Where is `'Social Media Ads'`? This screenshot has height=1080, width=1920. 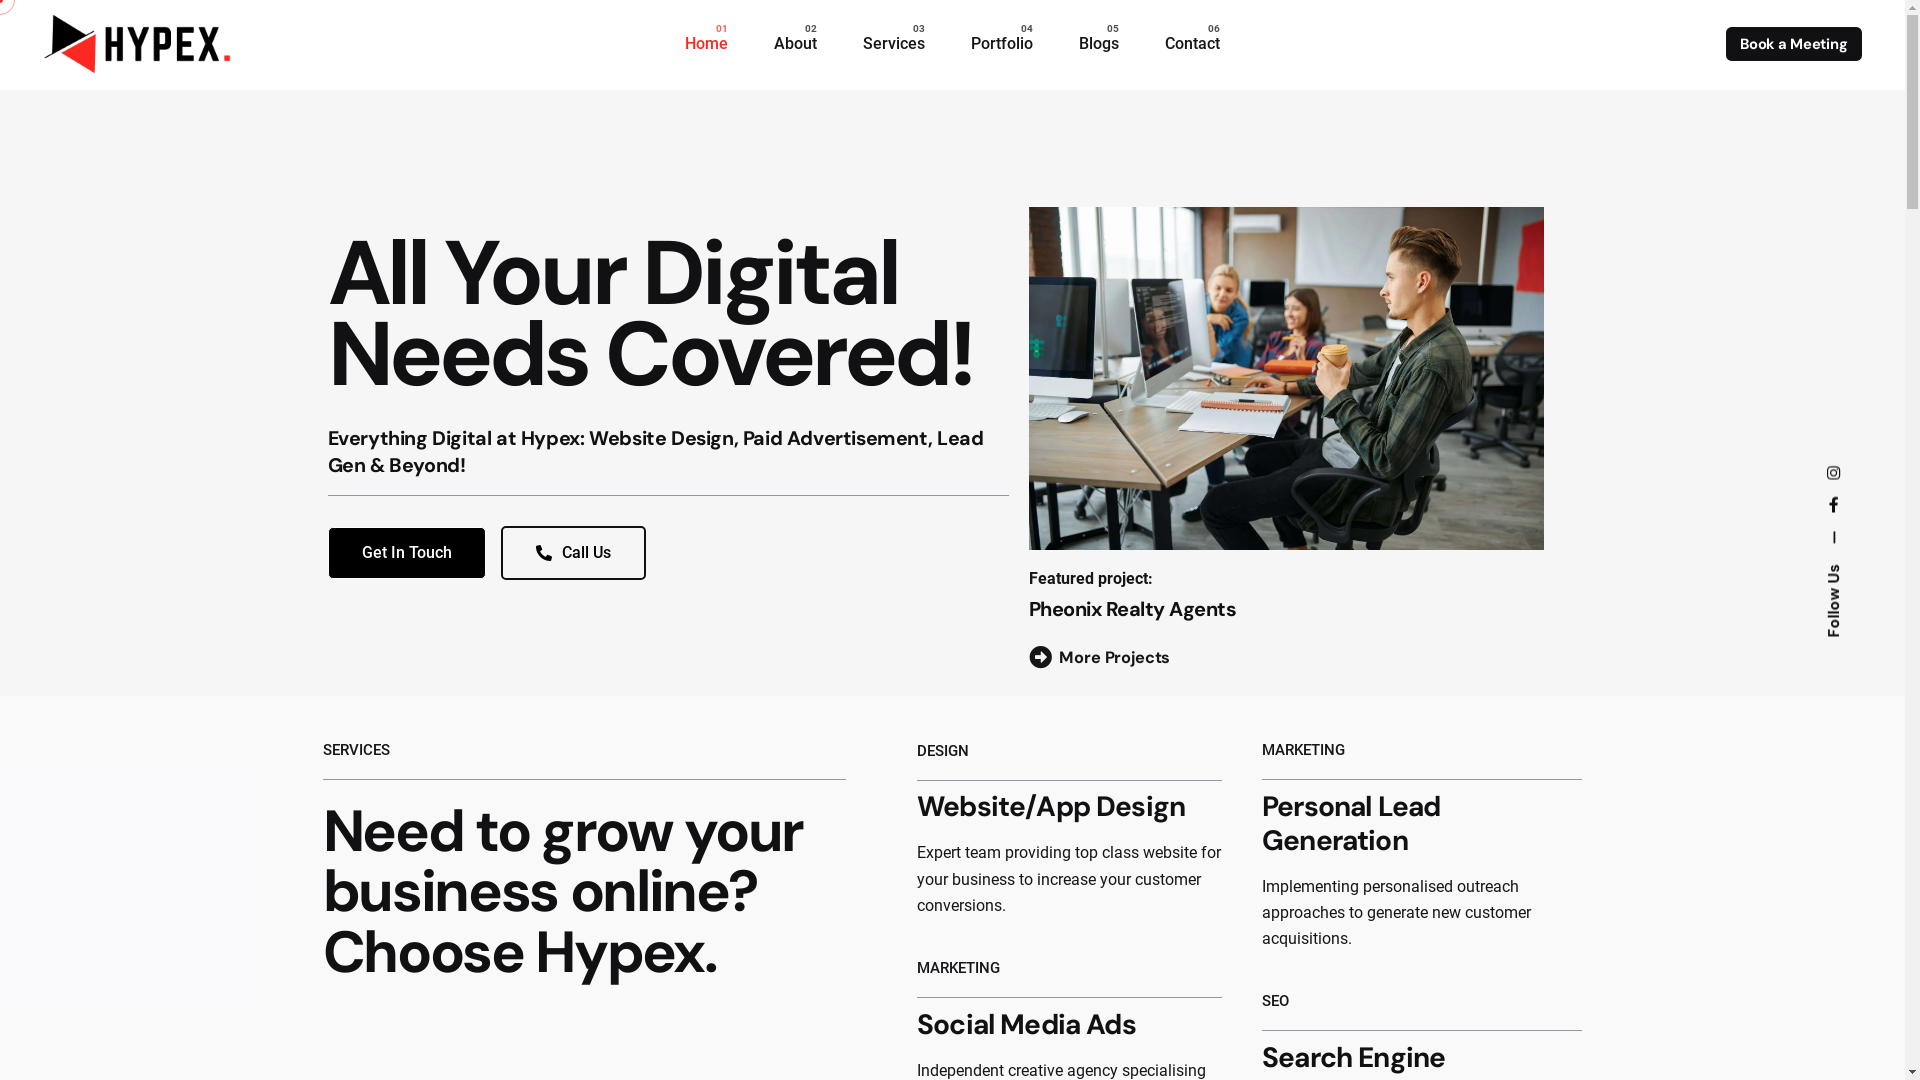
'Social Media Ads' is located at coordinates (1026, 1024).